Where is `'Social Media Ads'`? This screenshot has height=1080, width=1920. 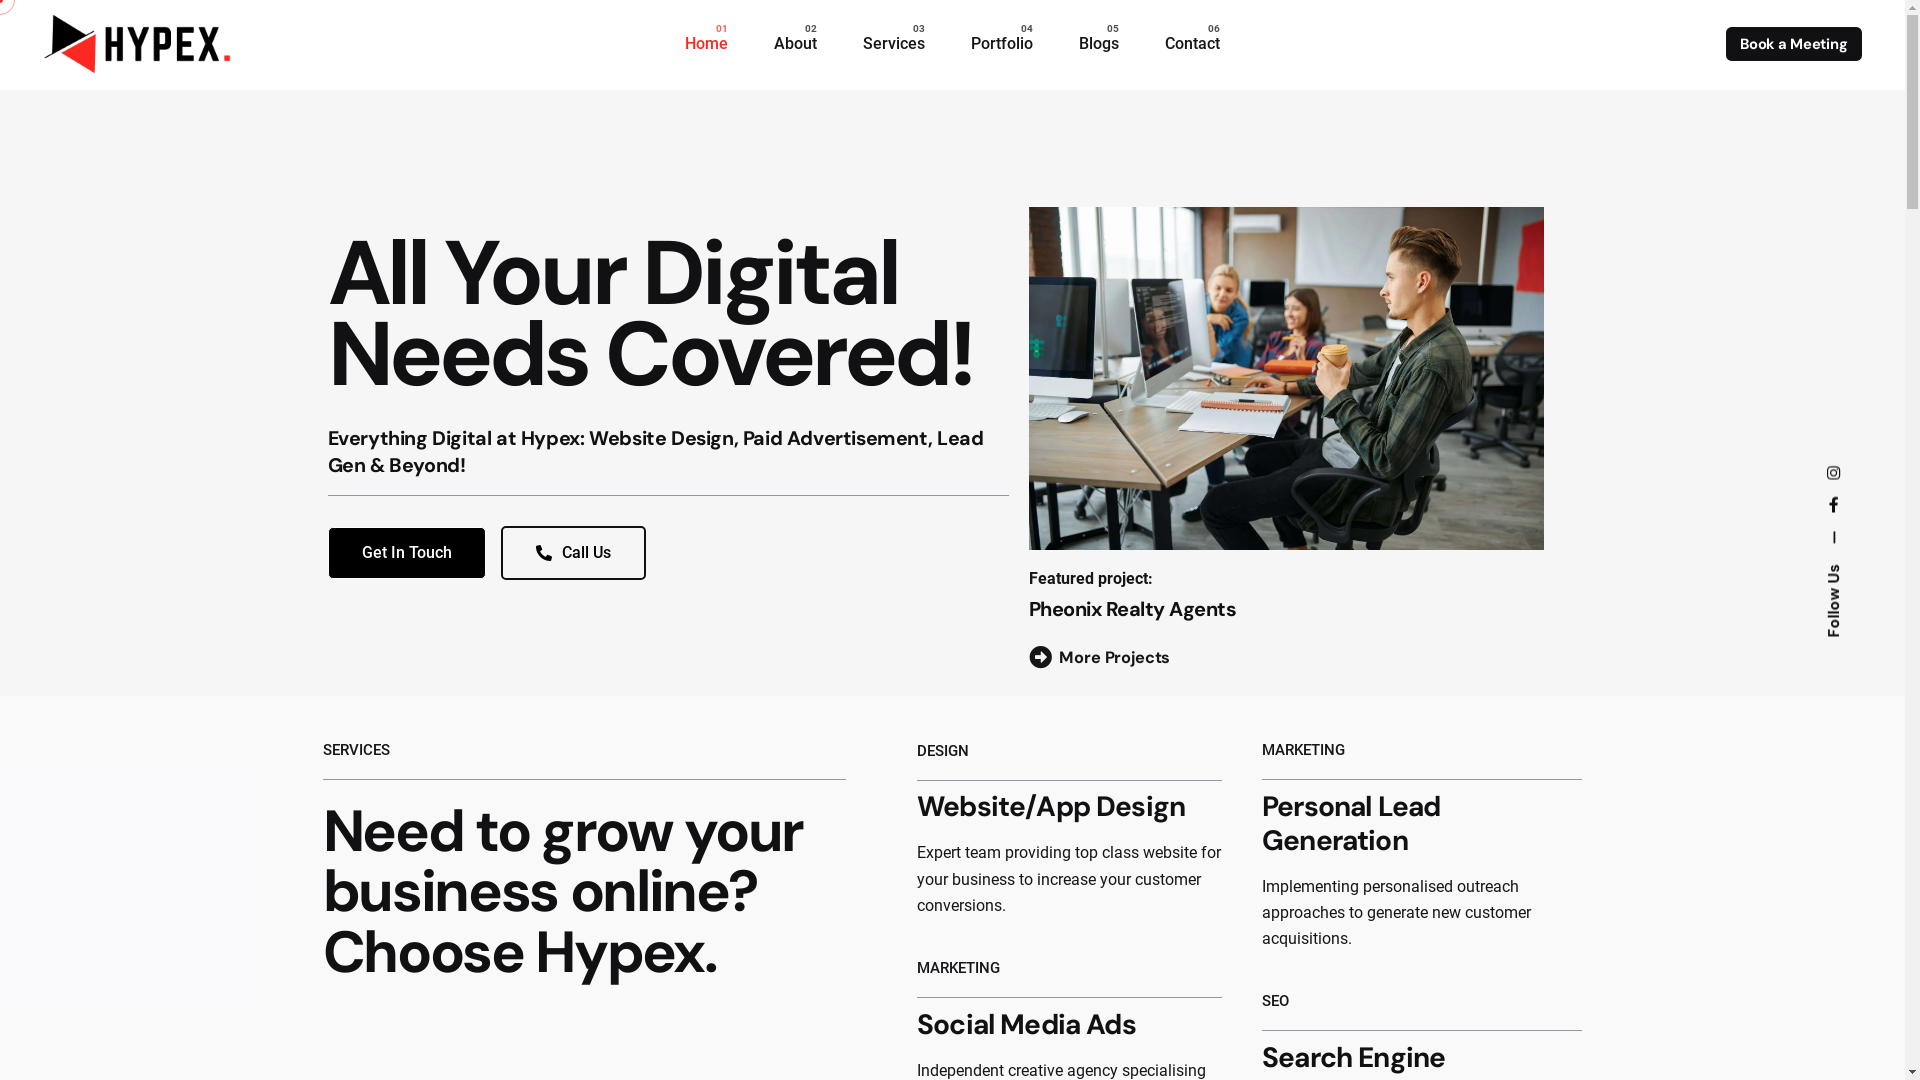
'Social Media Ads' is located at coordinates (1026, 1024).